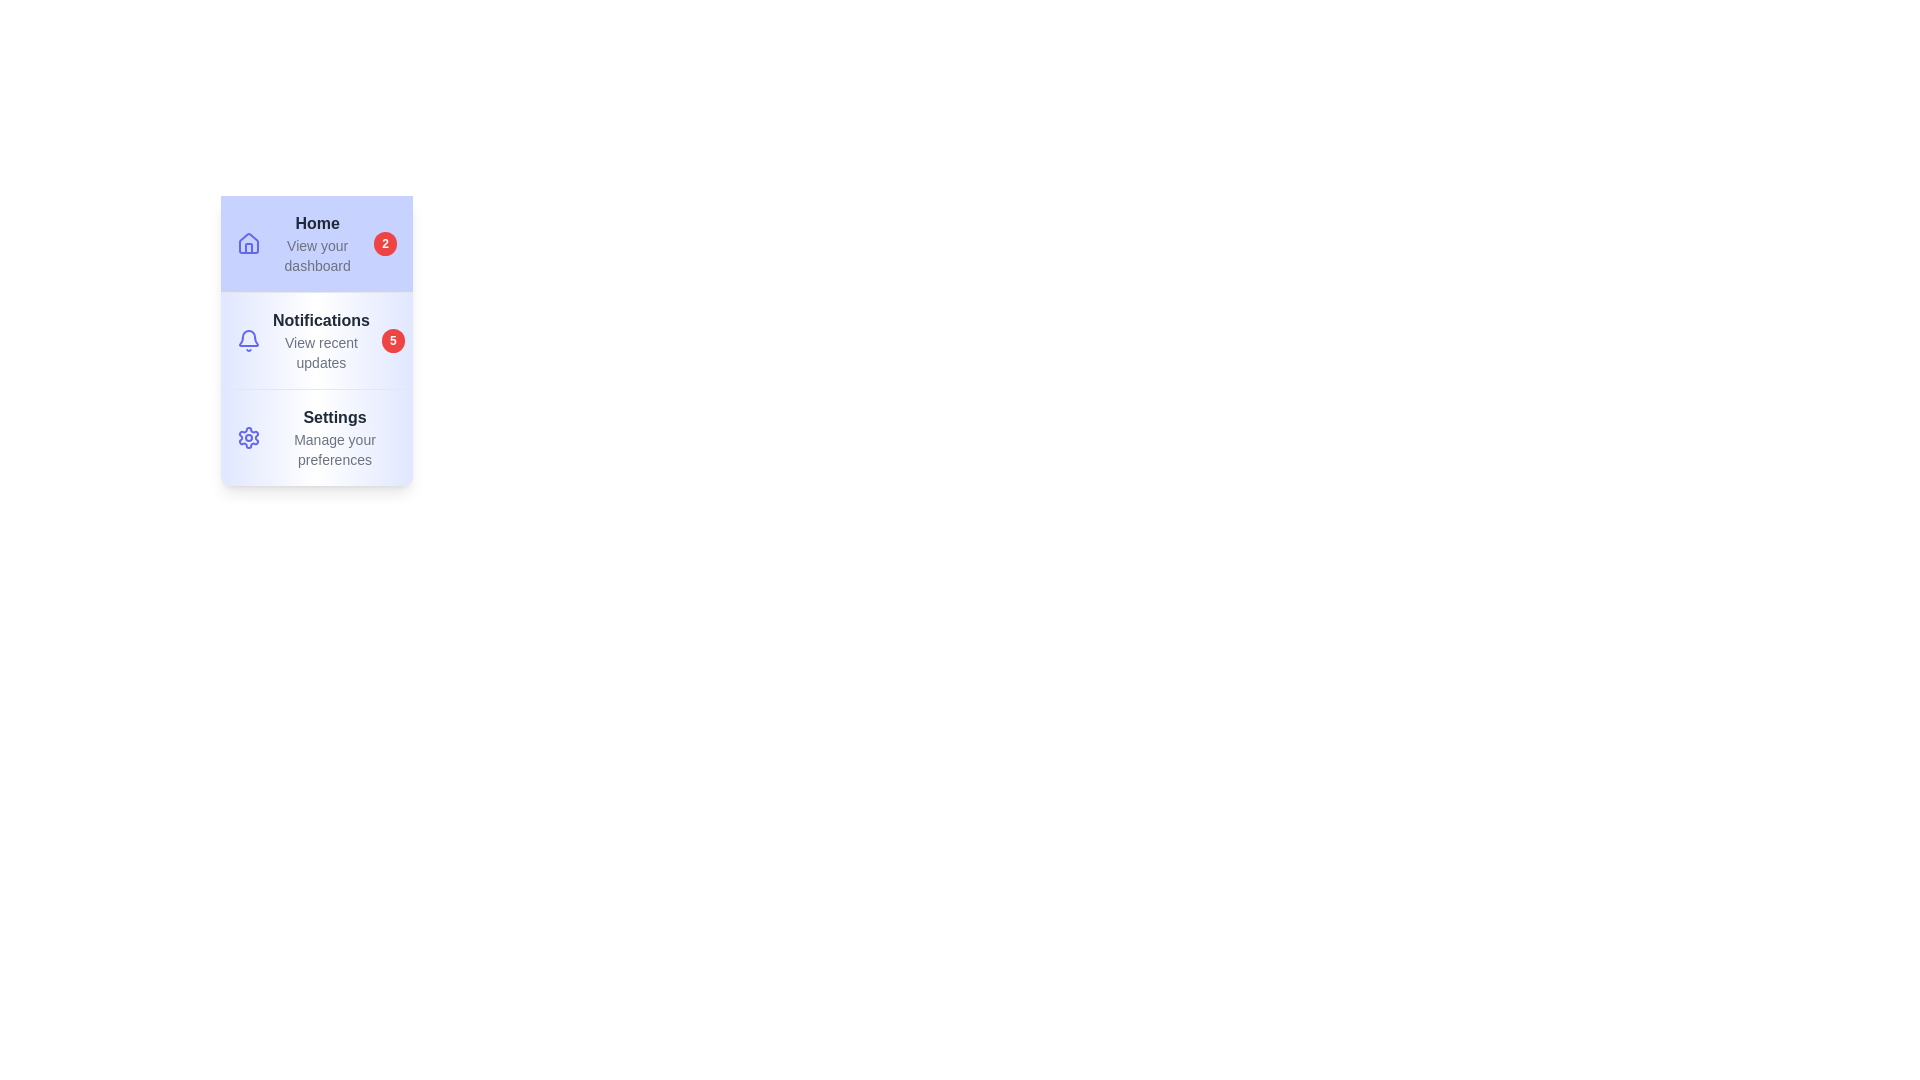 This screenshot has width=1920, height=1080. What do you see at coordinates (385, 242) in the screenshot?
I see `the notification badge of the menu item labeled Home` at bounding box center [385, 242].